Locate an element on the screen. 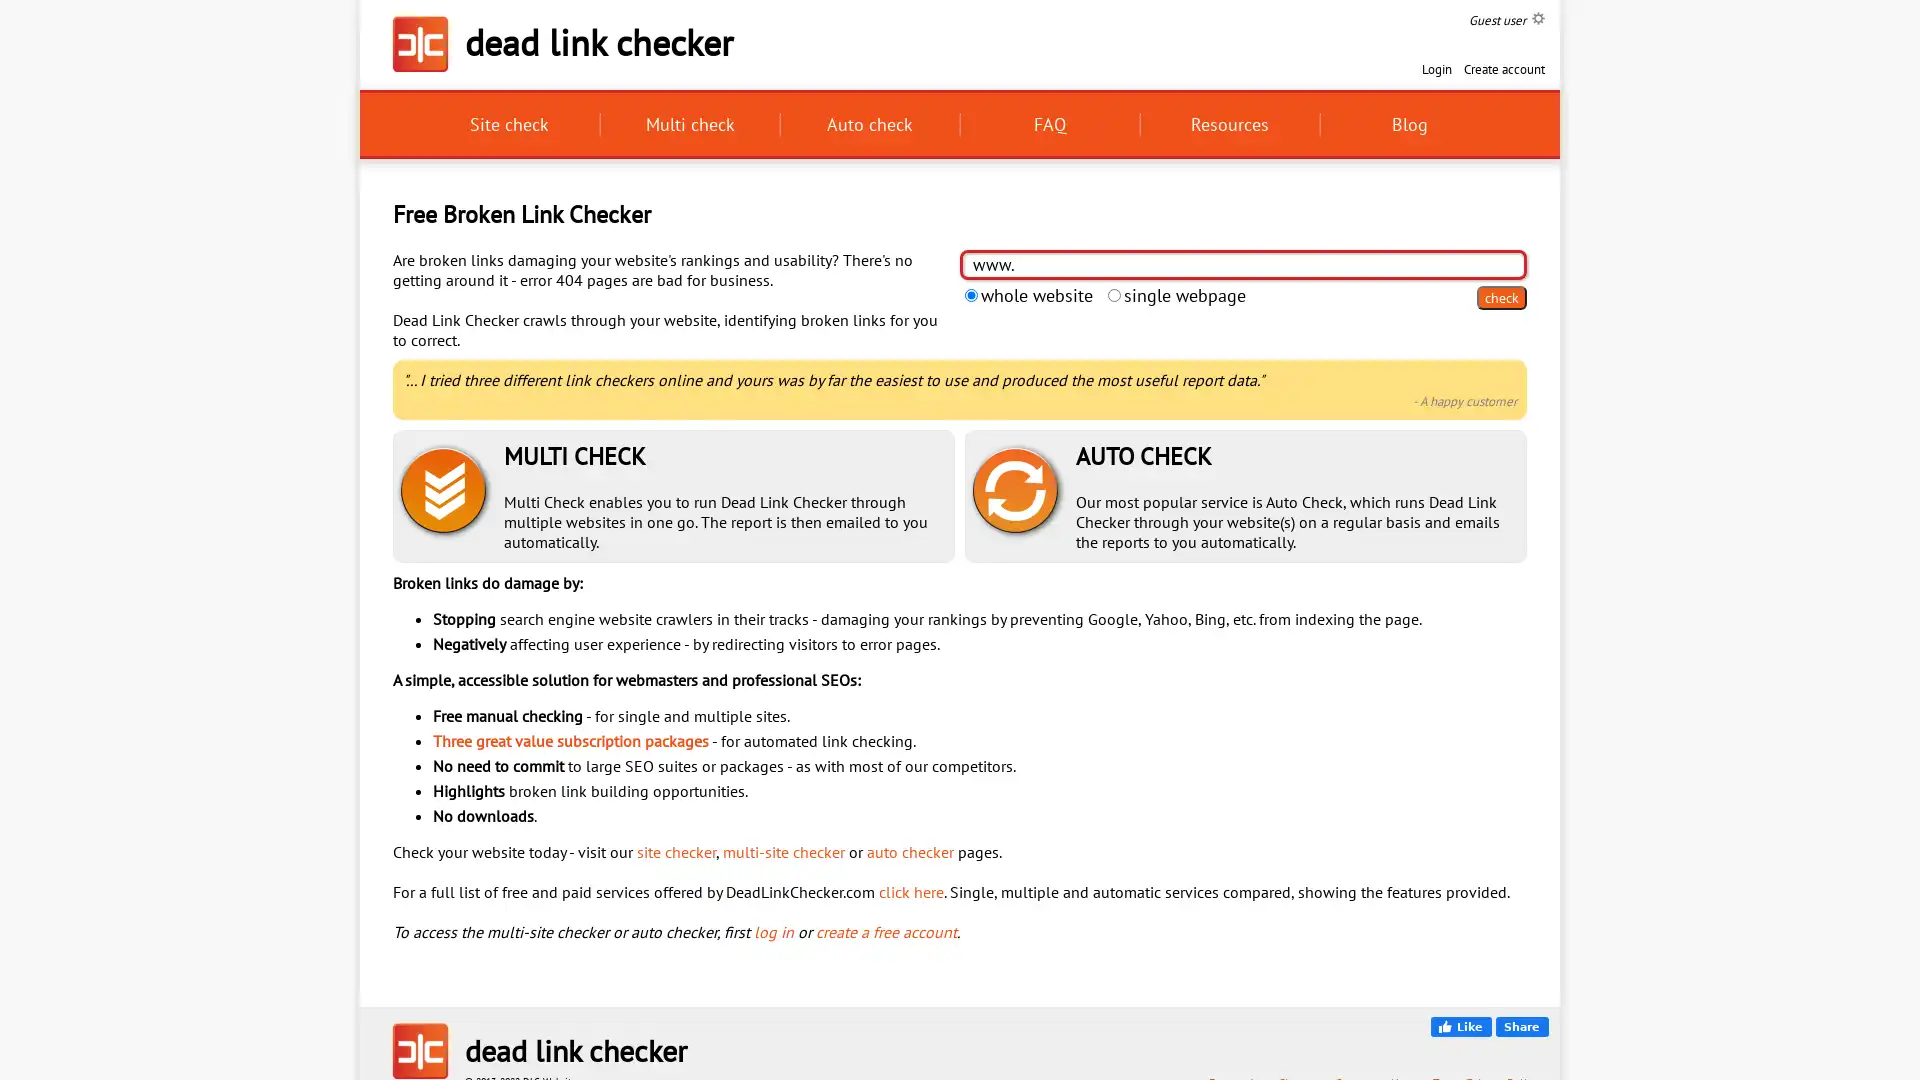 This screenshot has height=1080, width=1920. check is located at coordinates (1502, 297).